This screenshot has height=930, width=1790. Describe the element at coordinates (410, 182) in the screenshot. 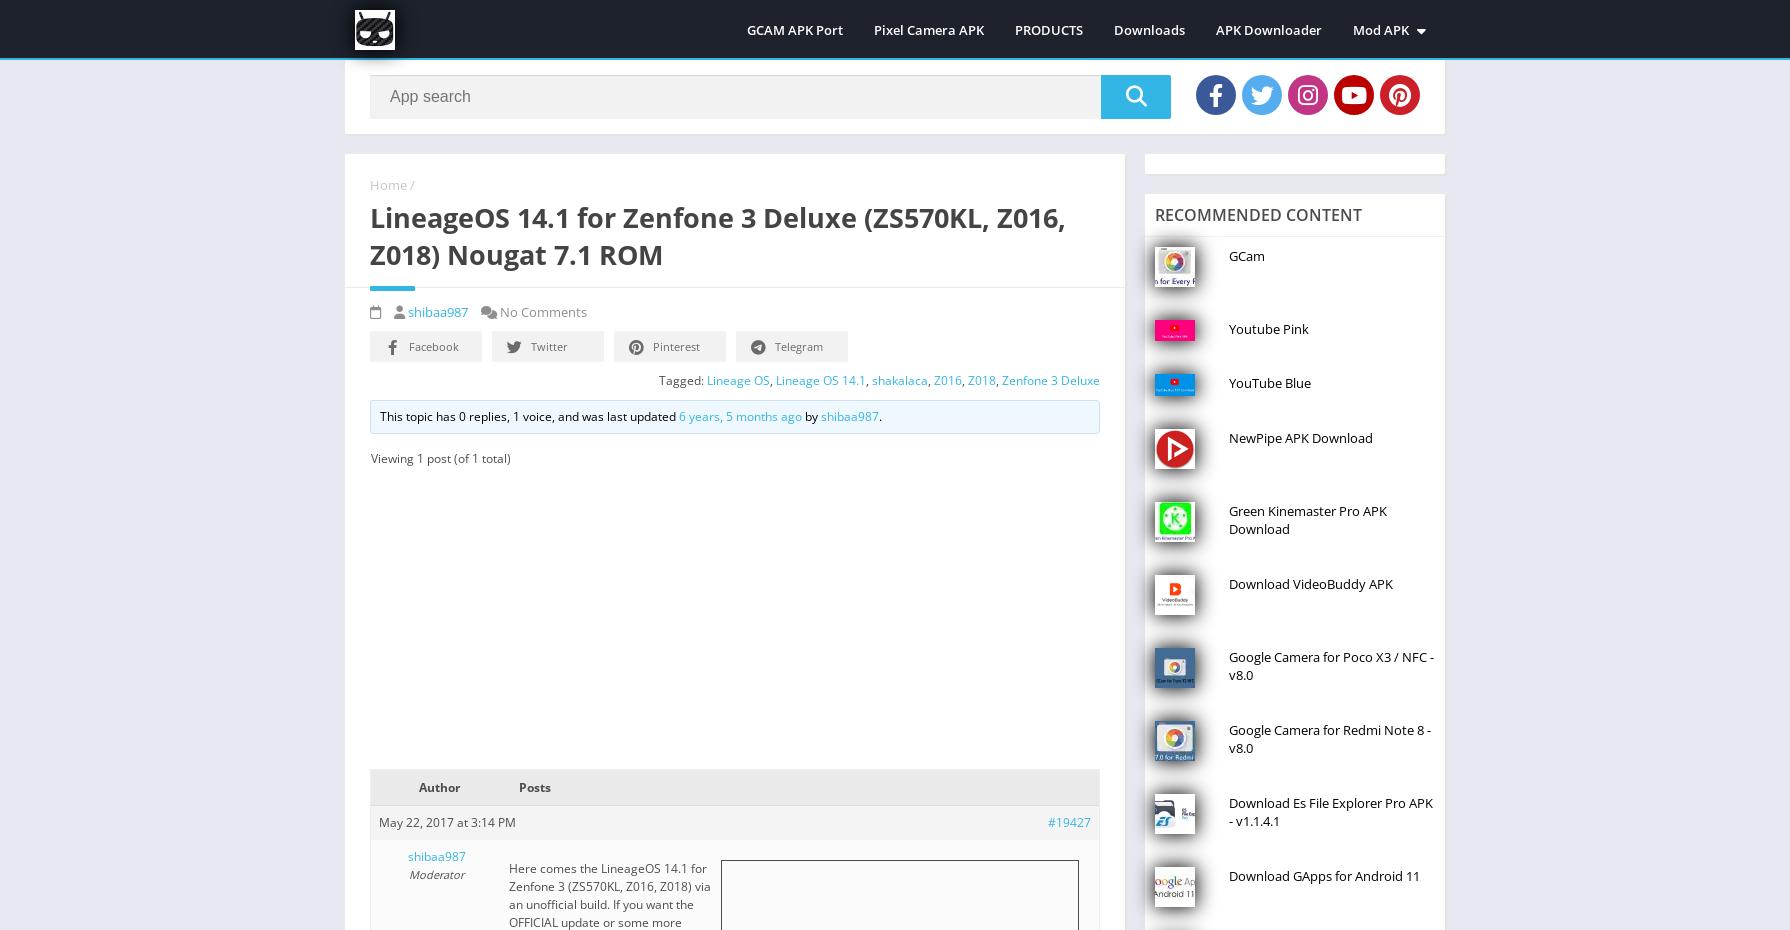

I see `'/'` at that location.